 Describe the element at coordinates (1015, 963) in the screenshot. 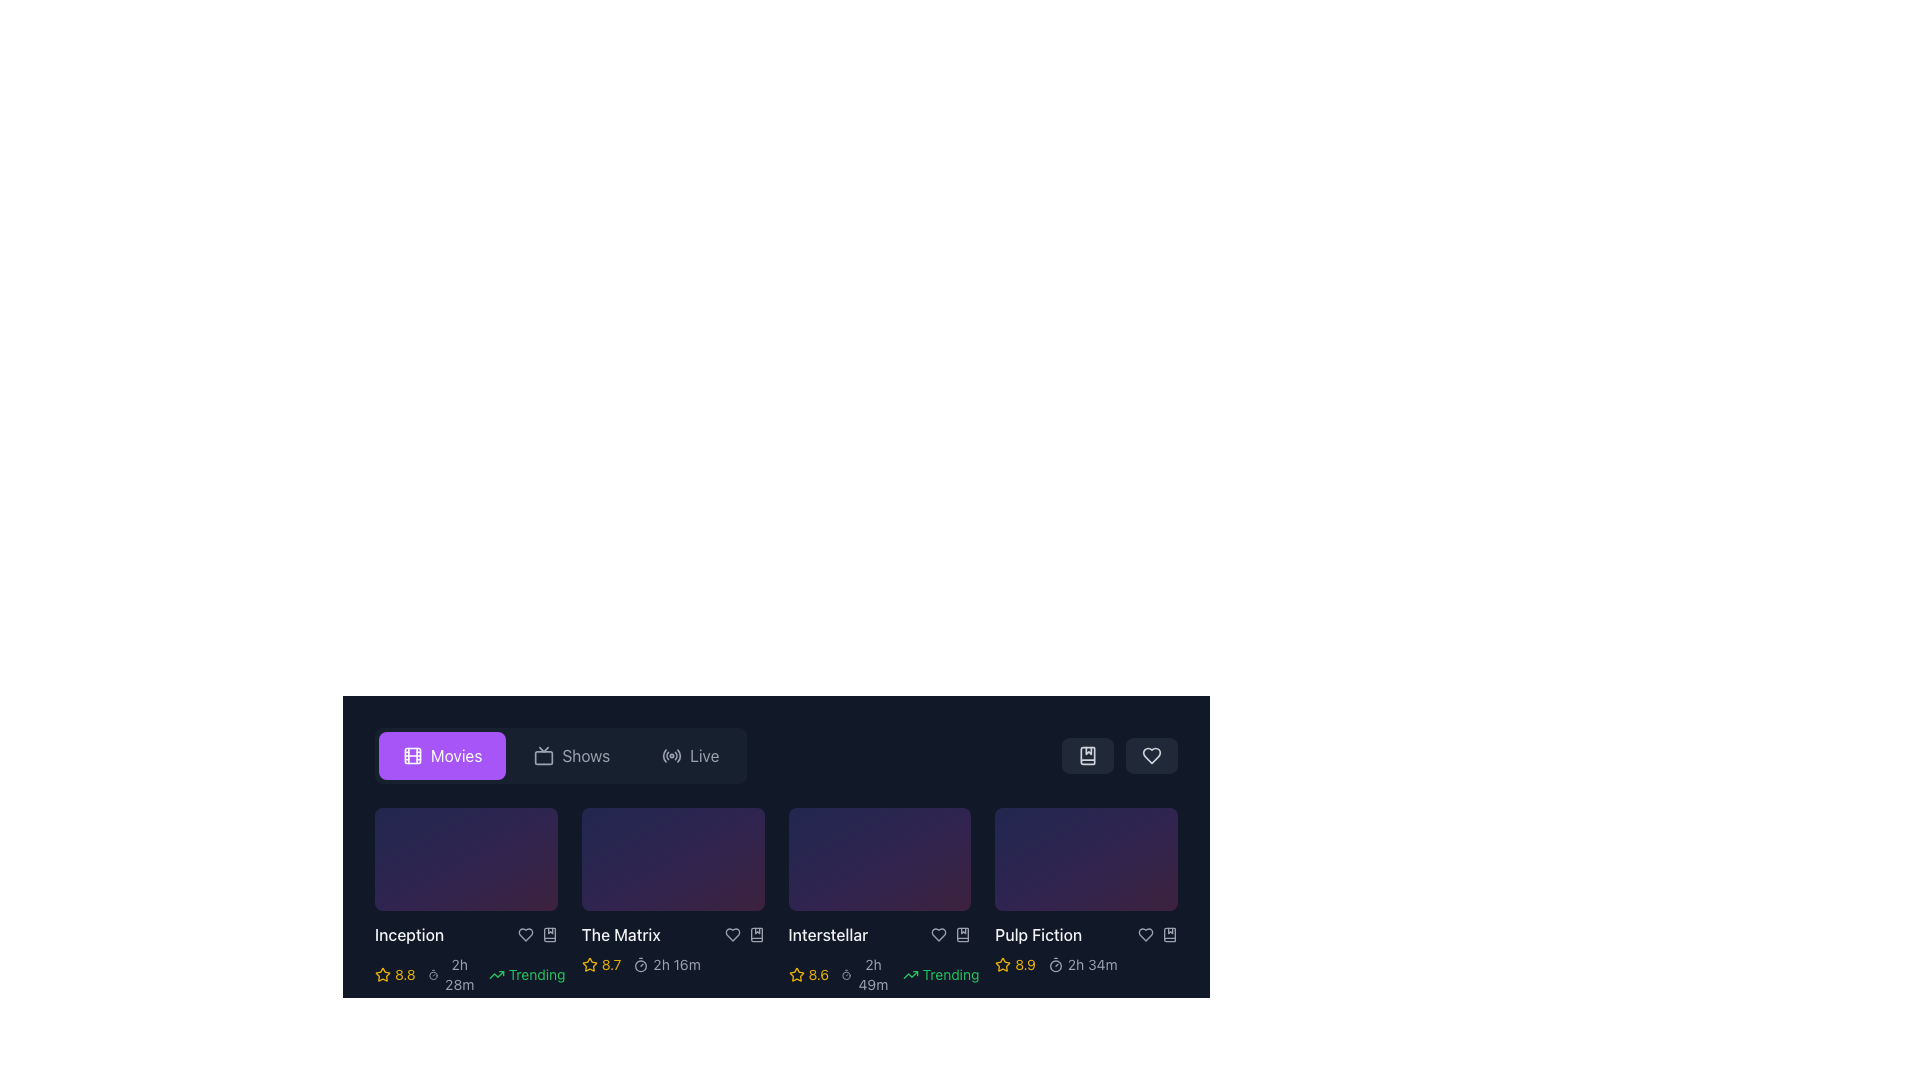

I see `rating value displayed as '8.9' in yellow color, which is accompanied by a yellow outlined star icon, located under the card labeled 'Pulp Fiction.'` at that location.